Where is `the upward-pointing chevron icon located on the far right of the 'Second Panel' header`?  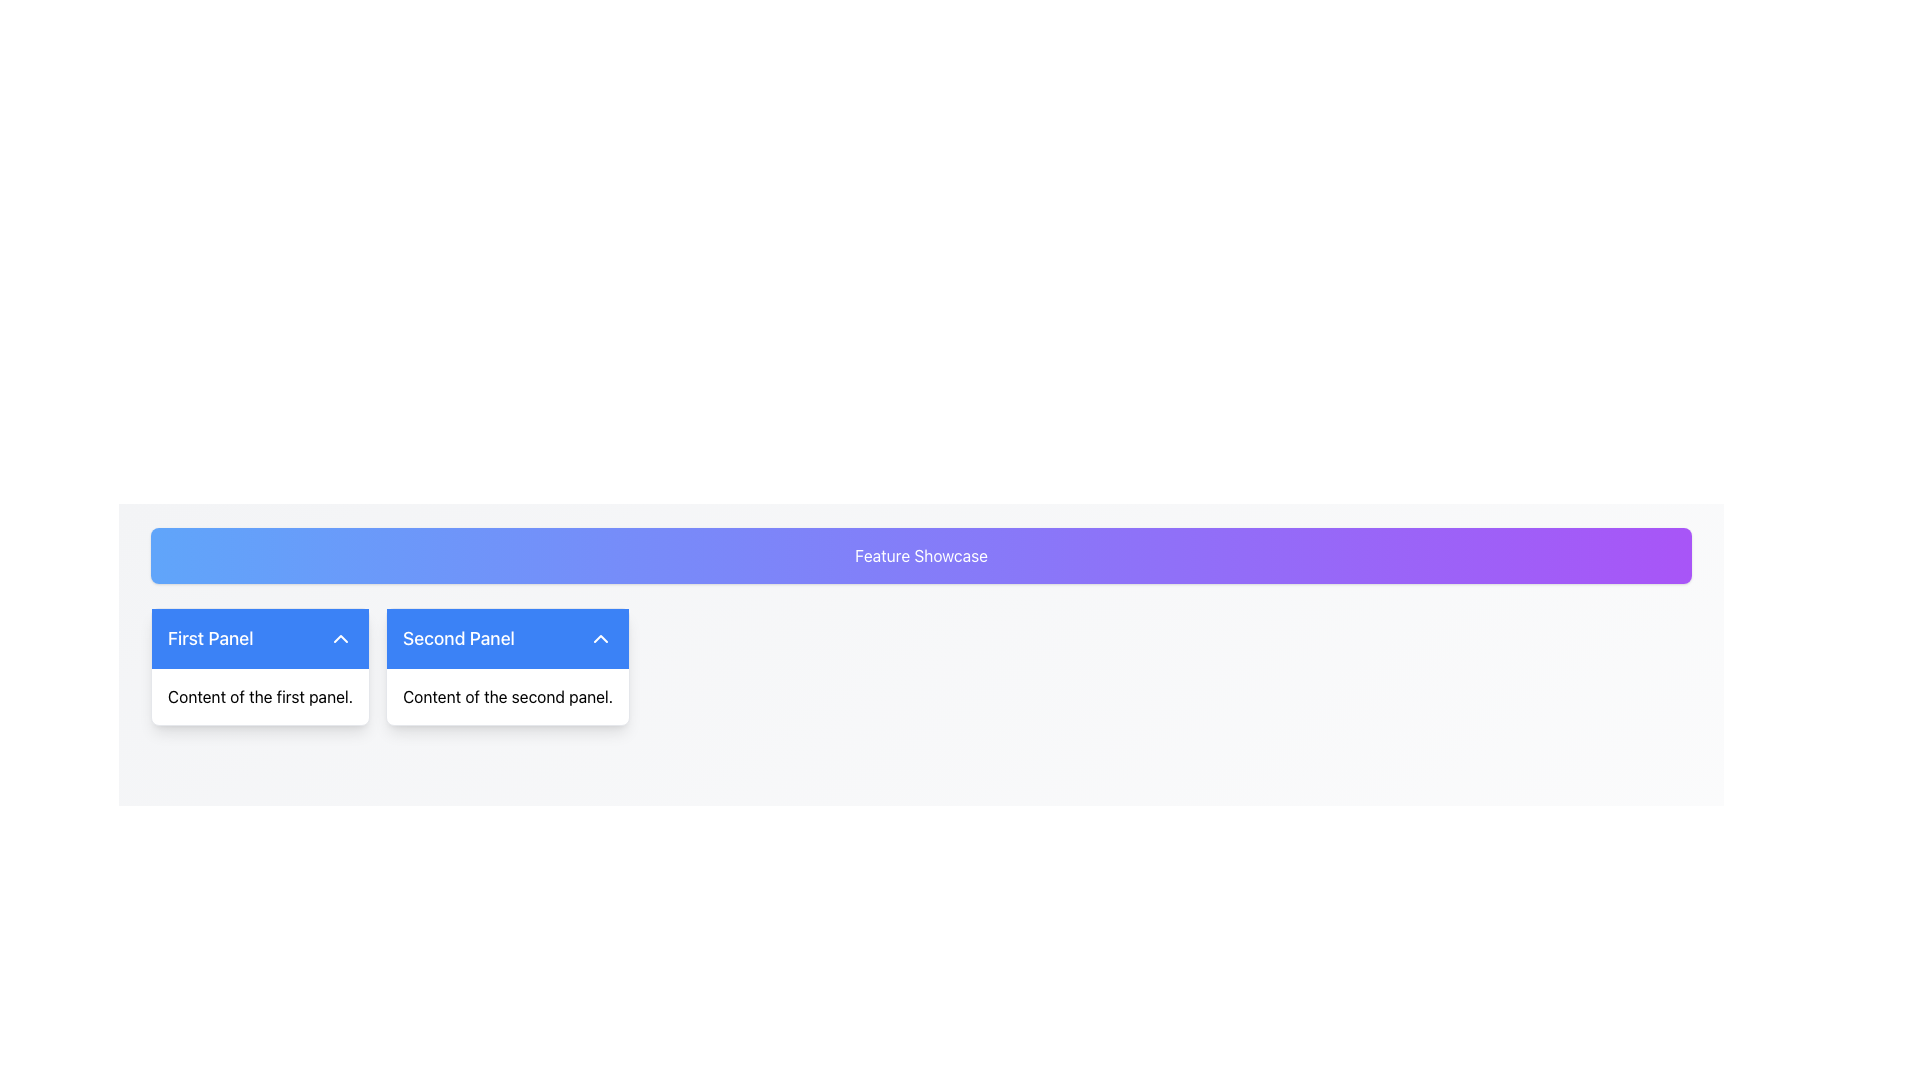
the upward-pointing chevron icon located on the far right of the 'Second Panel' header is located at coordinates (600, 639).